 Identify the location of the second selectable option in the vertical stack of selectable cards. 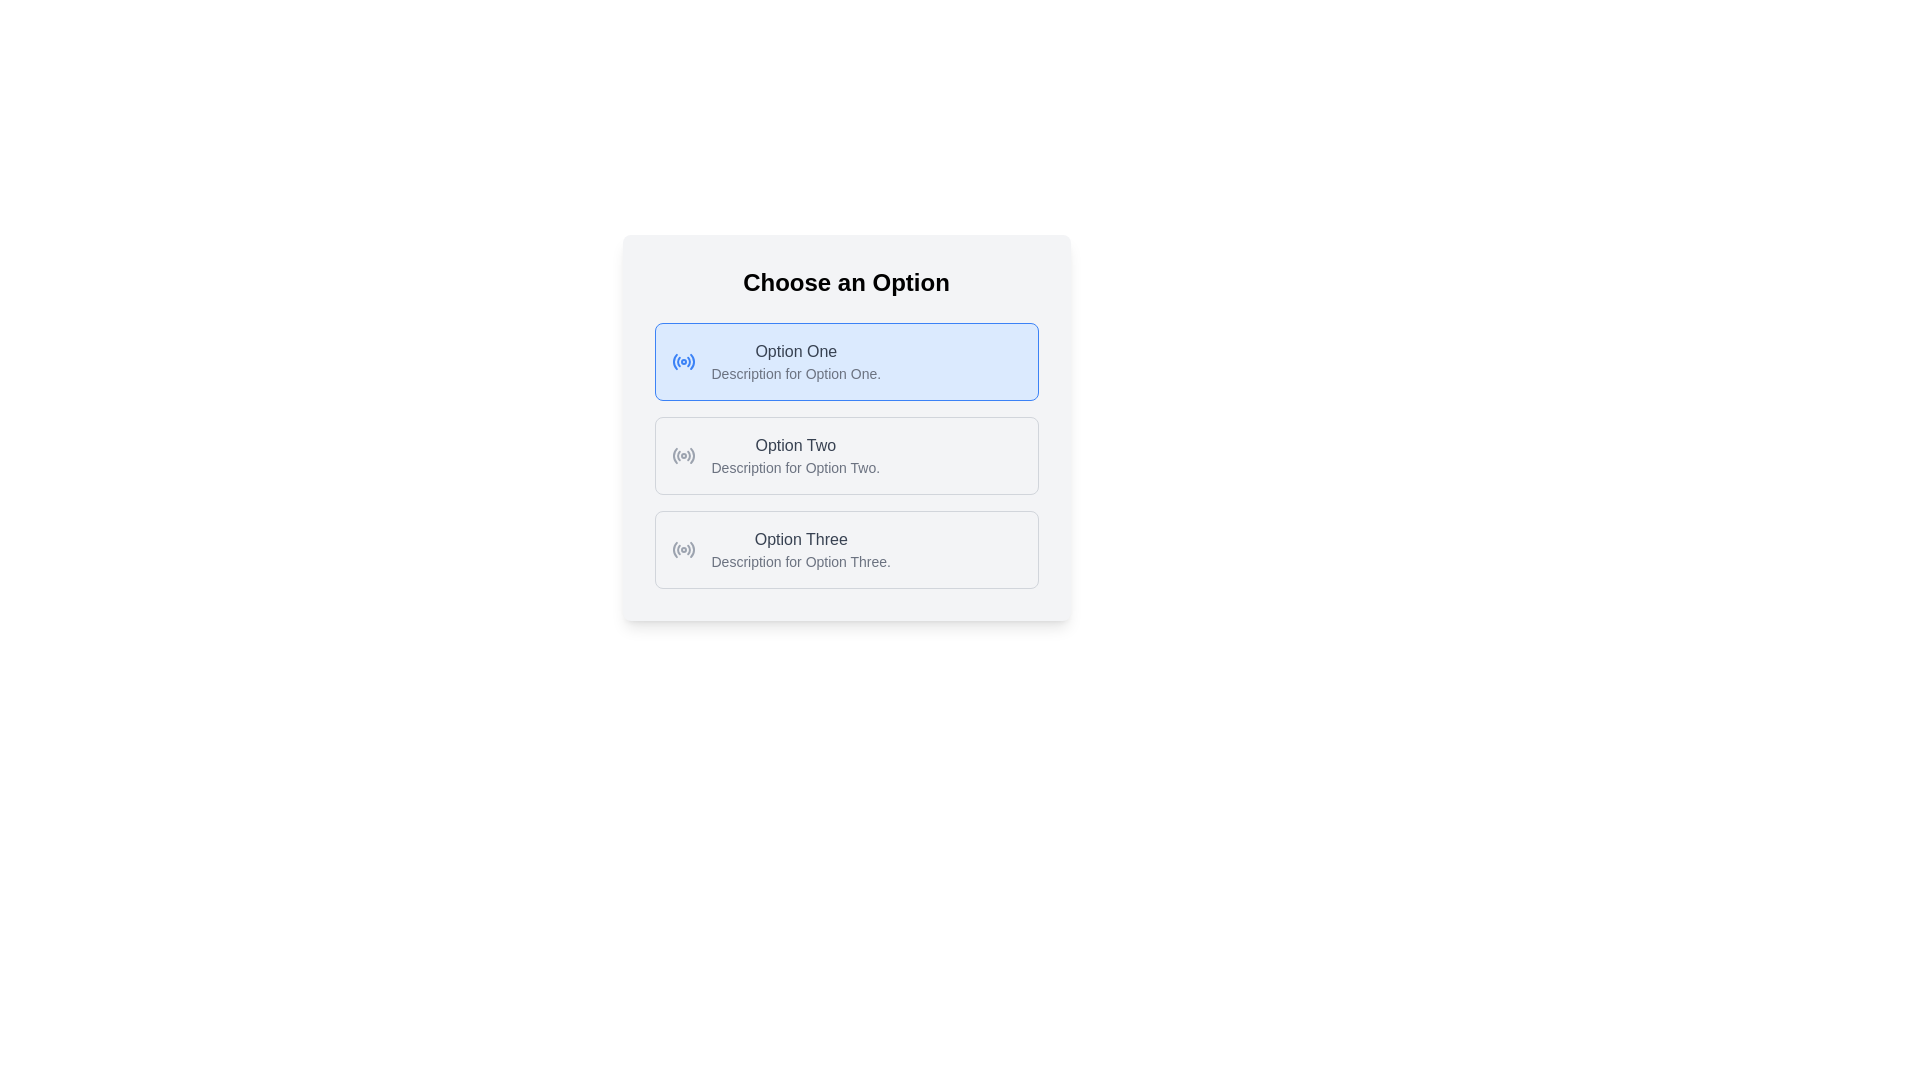
(846, 455).